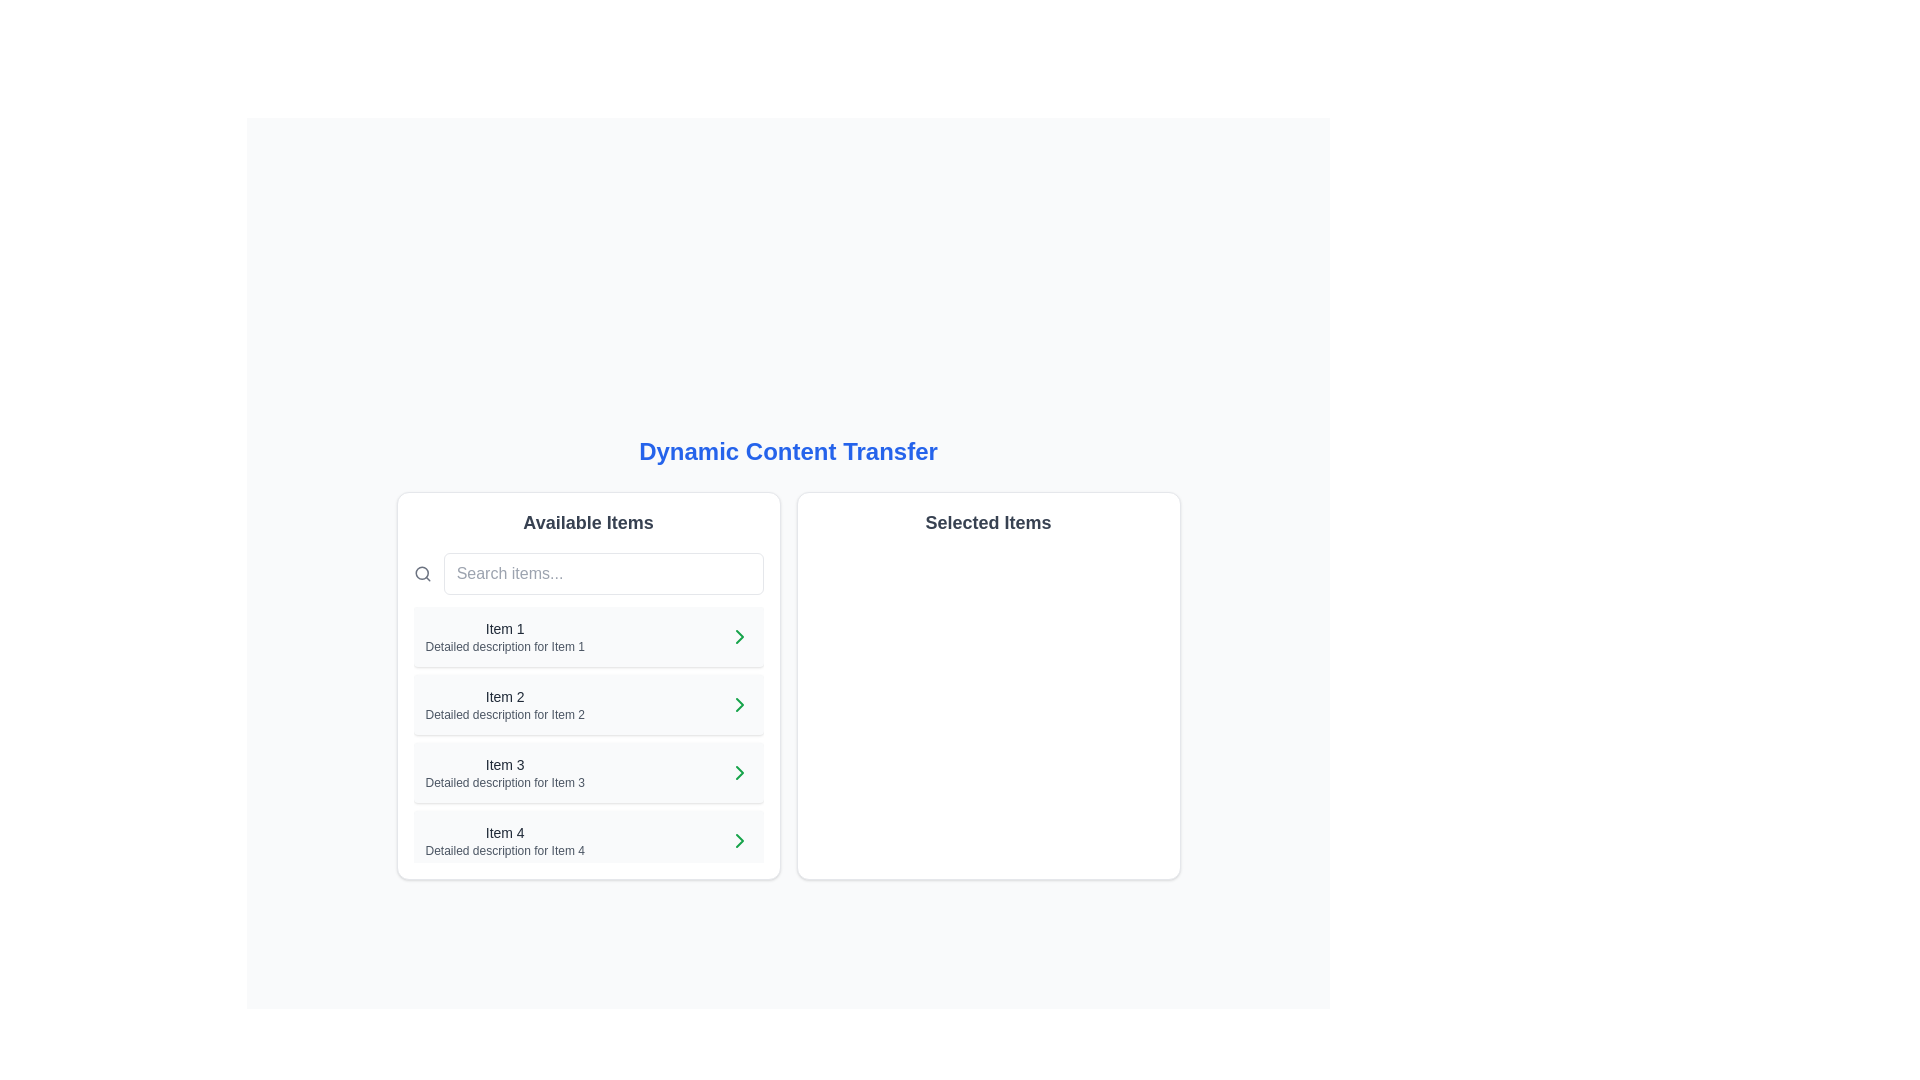 This screenshot has width=1920, height=1080. Describe the element at coordinates (421, 574) in the screenshot. I see `the magnifying glass icon, which is outlined in gray and represents a search function, located to the left of the search input field in the 'Available Items' section` at that location.